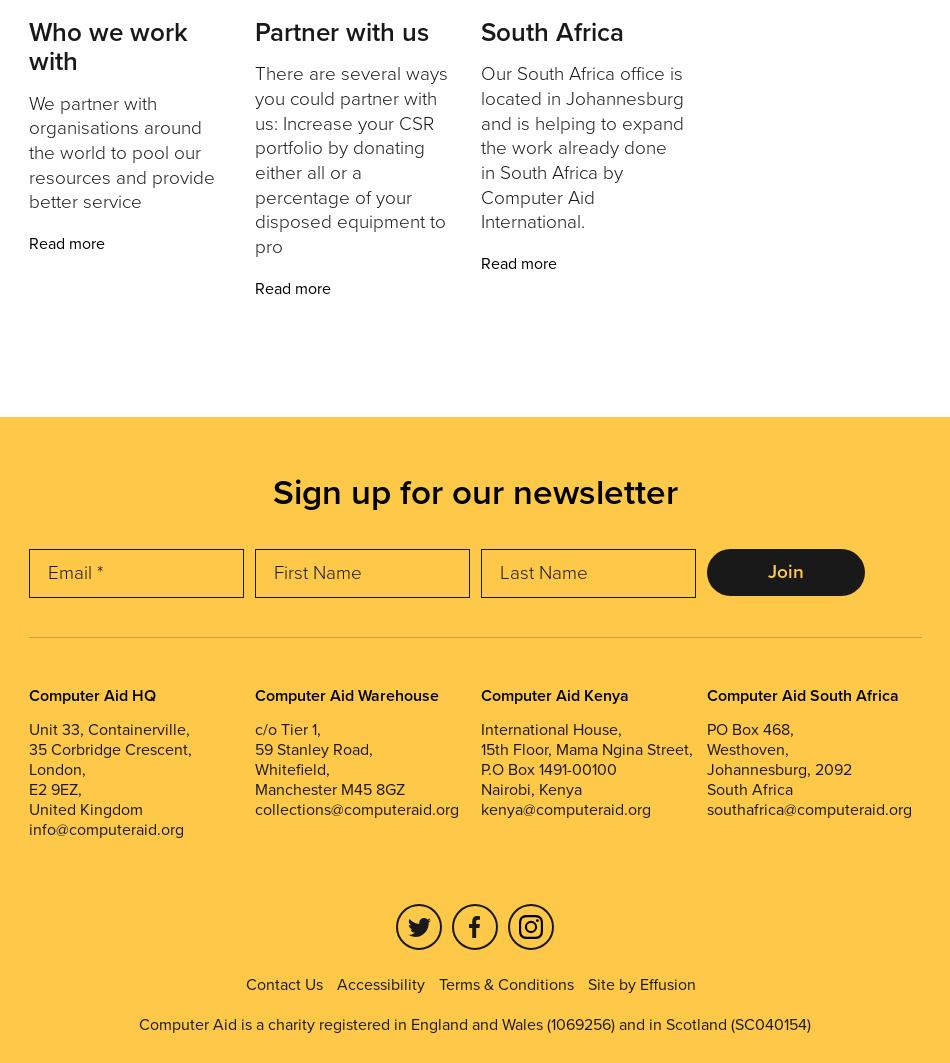  Describe the element at coordinates (748, 728) in the screenshot. I see `'PO Box 468,'` at that location.